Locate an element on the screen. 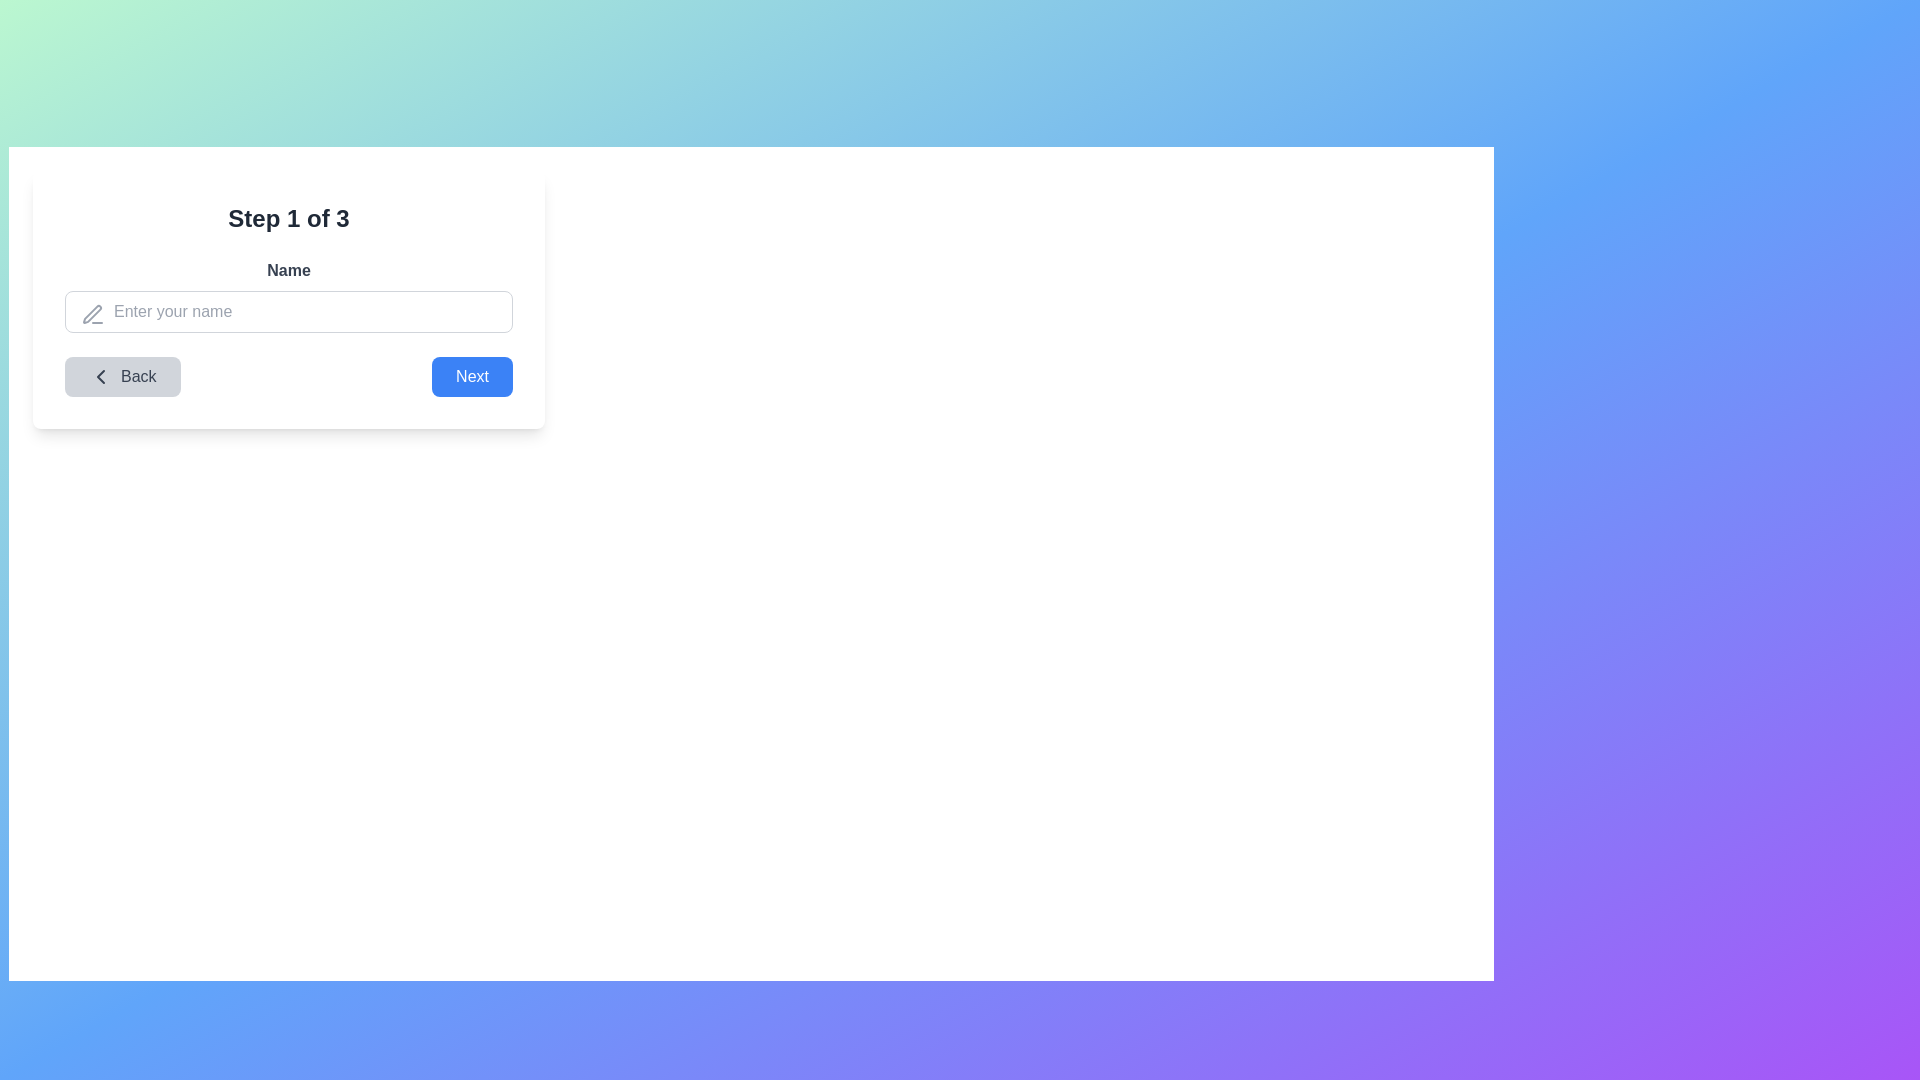 The image size is (1920, 1080). the Chevron Left icon that is part of the 'Back' button, located to the left of the 'Back' text label is located at coordinates (99, 377).